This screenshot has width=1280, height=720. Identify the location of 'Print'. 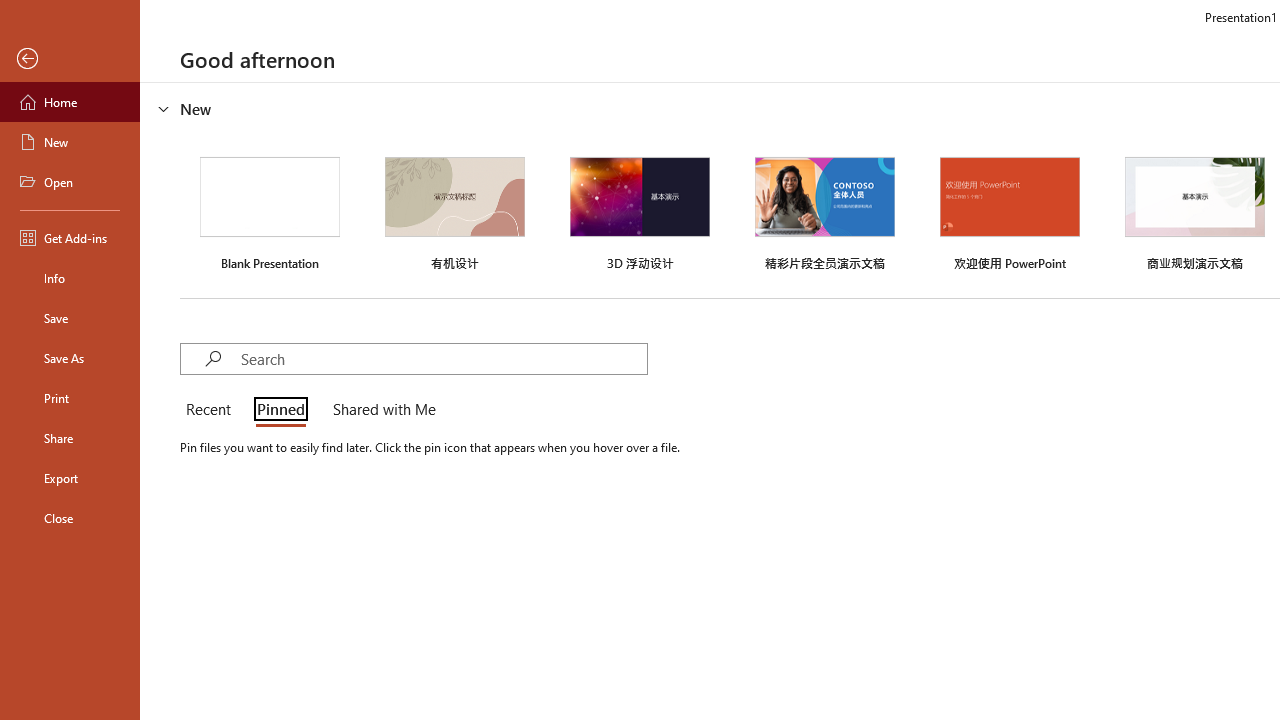
(69, 398).